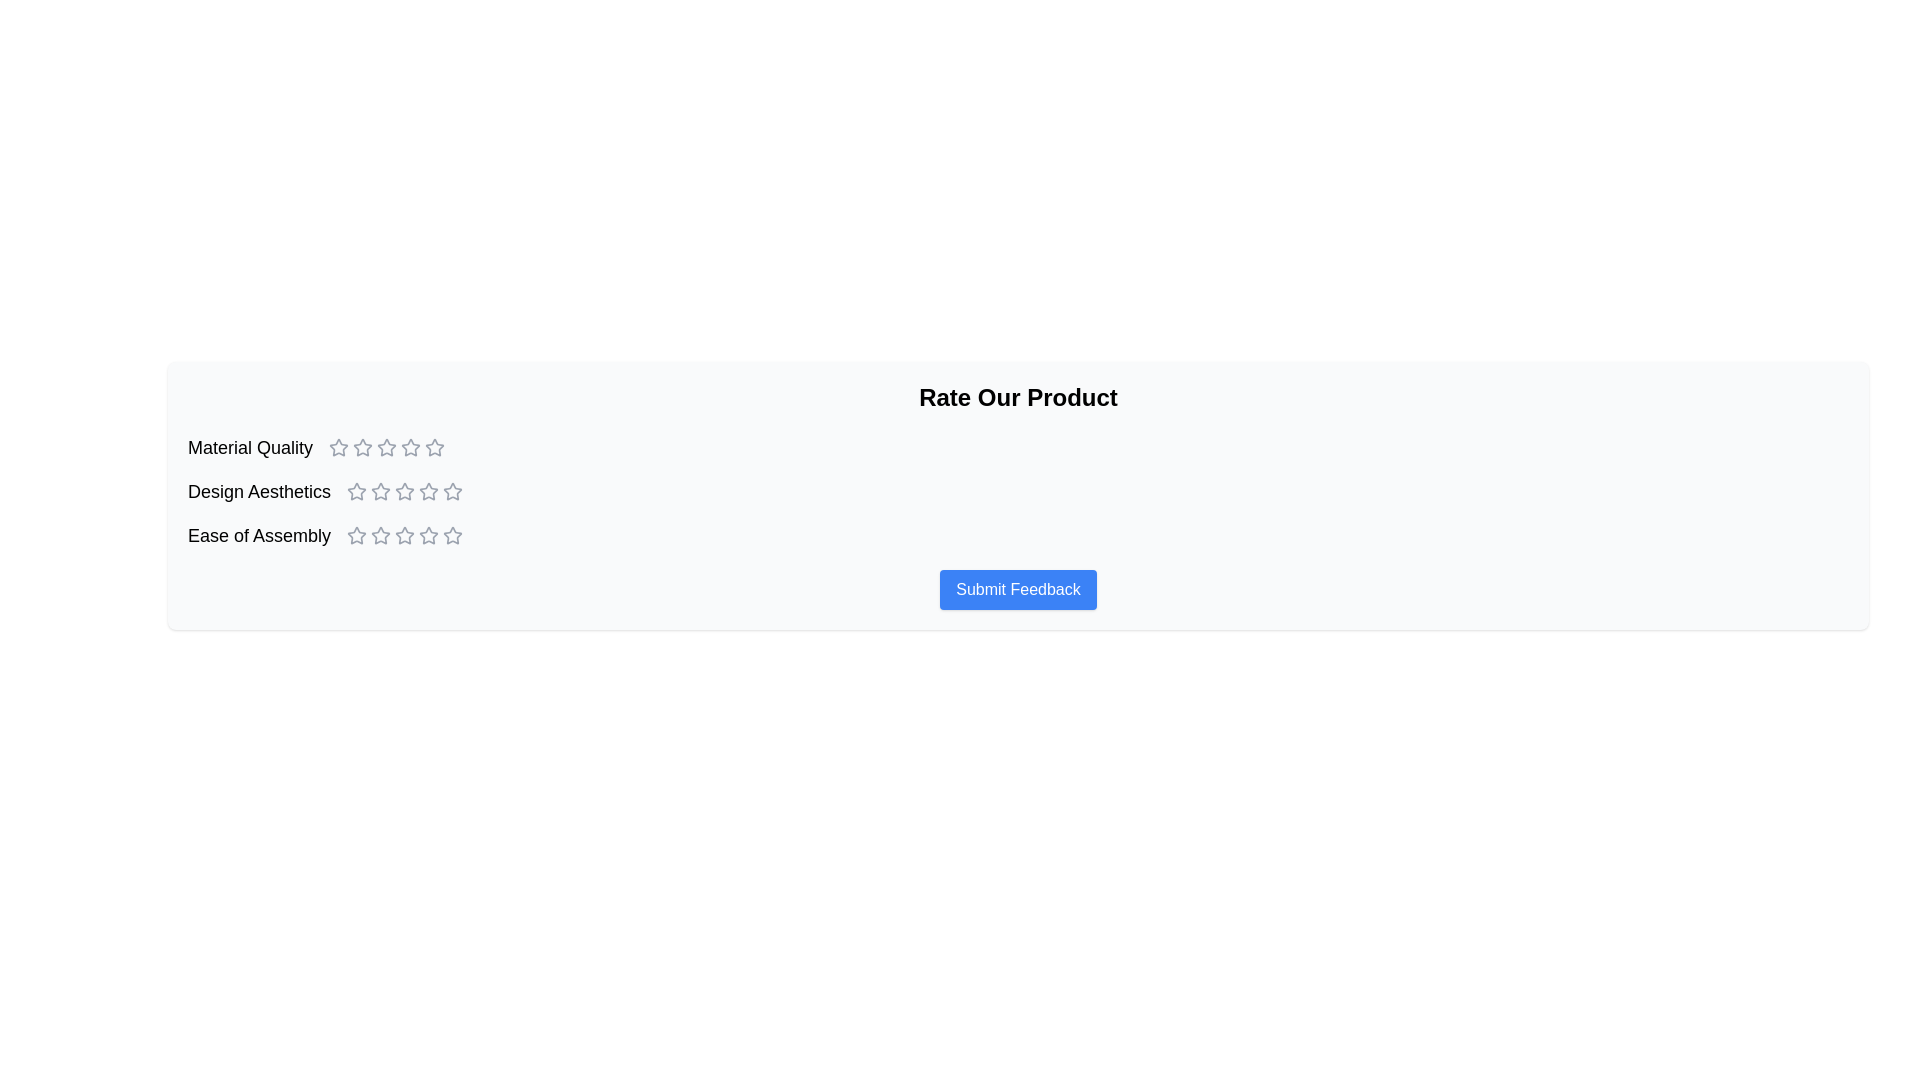 The width and height of the screenshot is (1920, 1080). What do you see at coordinates (428, 535) in the screenshot?
I see `the seventh star icon in the Ease of Assembly rating section to interact with the star-based rating system` at bounding box center [428, 535].